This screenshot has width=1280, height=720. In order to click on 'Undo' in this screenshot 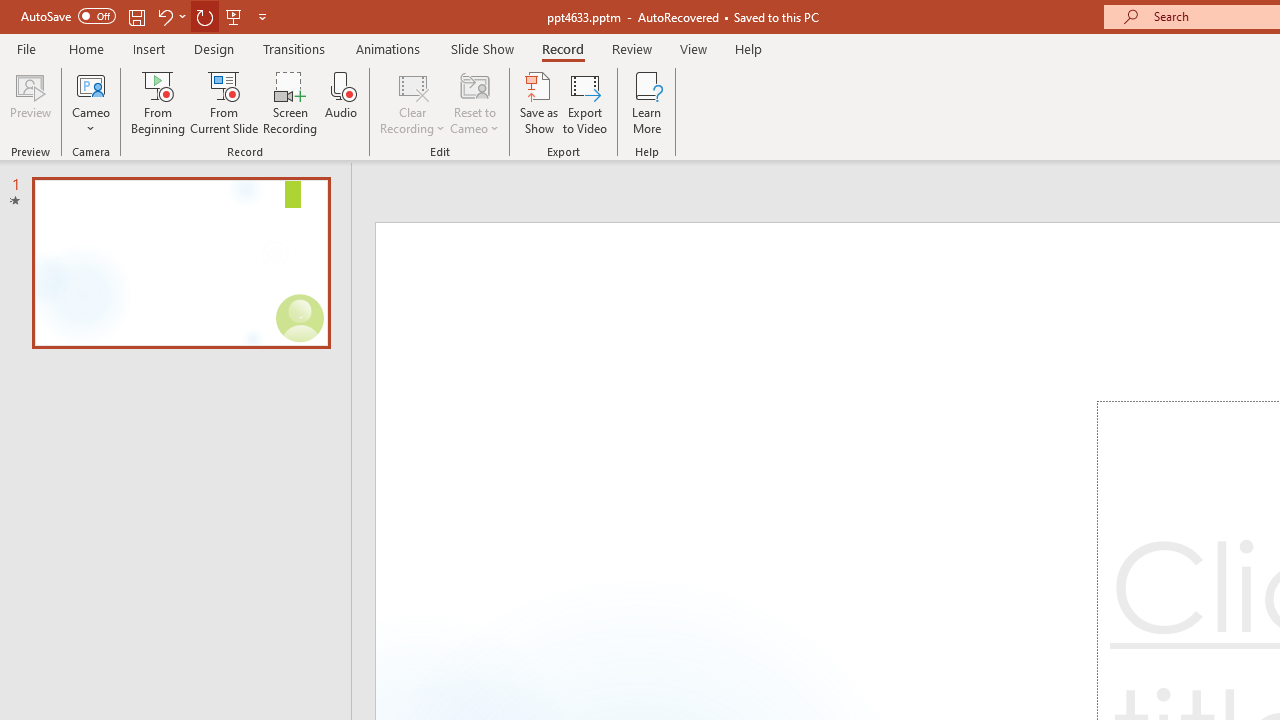, I will do `click(170, 16)`.